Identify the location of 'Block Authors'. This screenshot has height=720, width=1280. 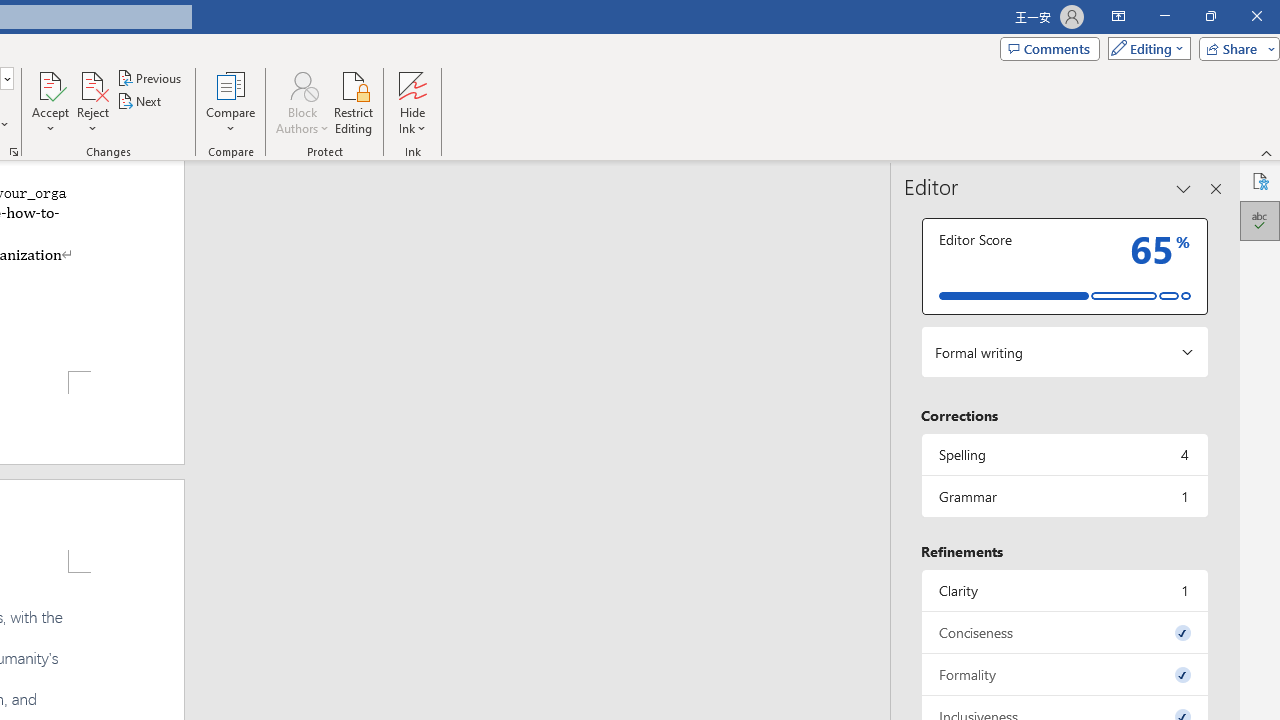
(301, 84).